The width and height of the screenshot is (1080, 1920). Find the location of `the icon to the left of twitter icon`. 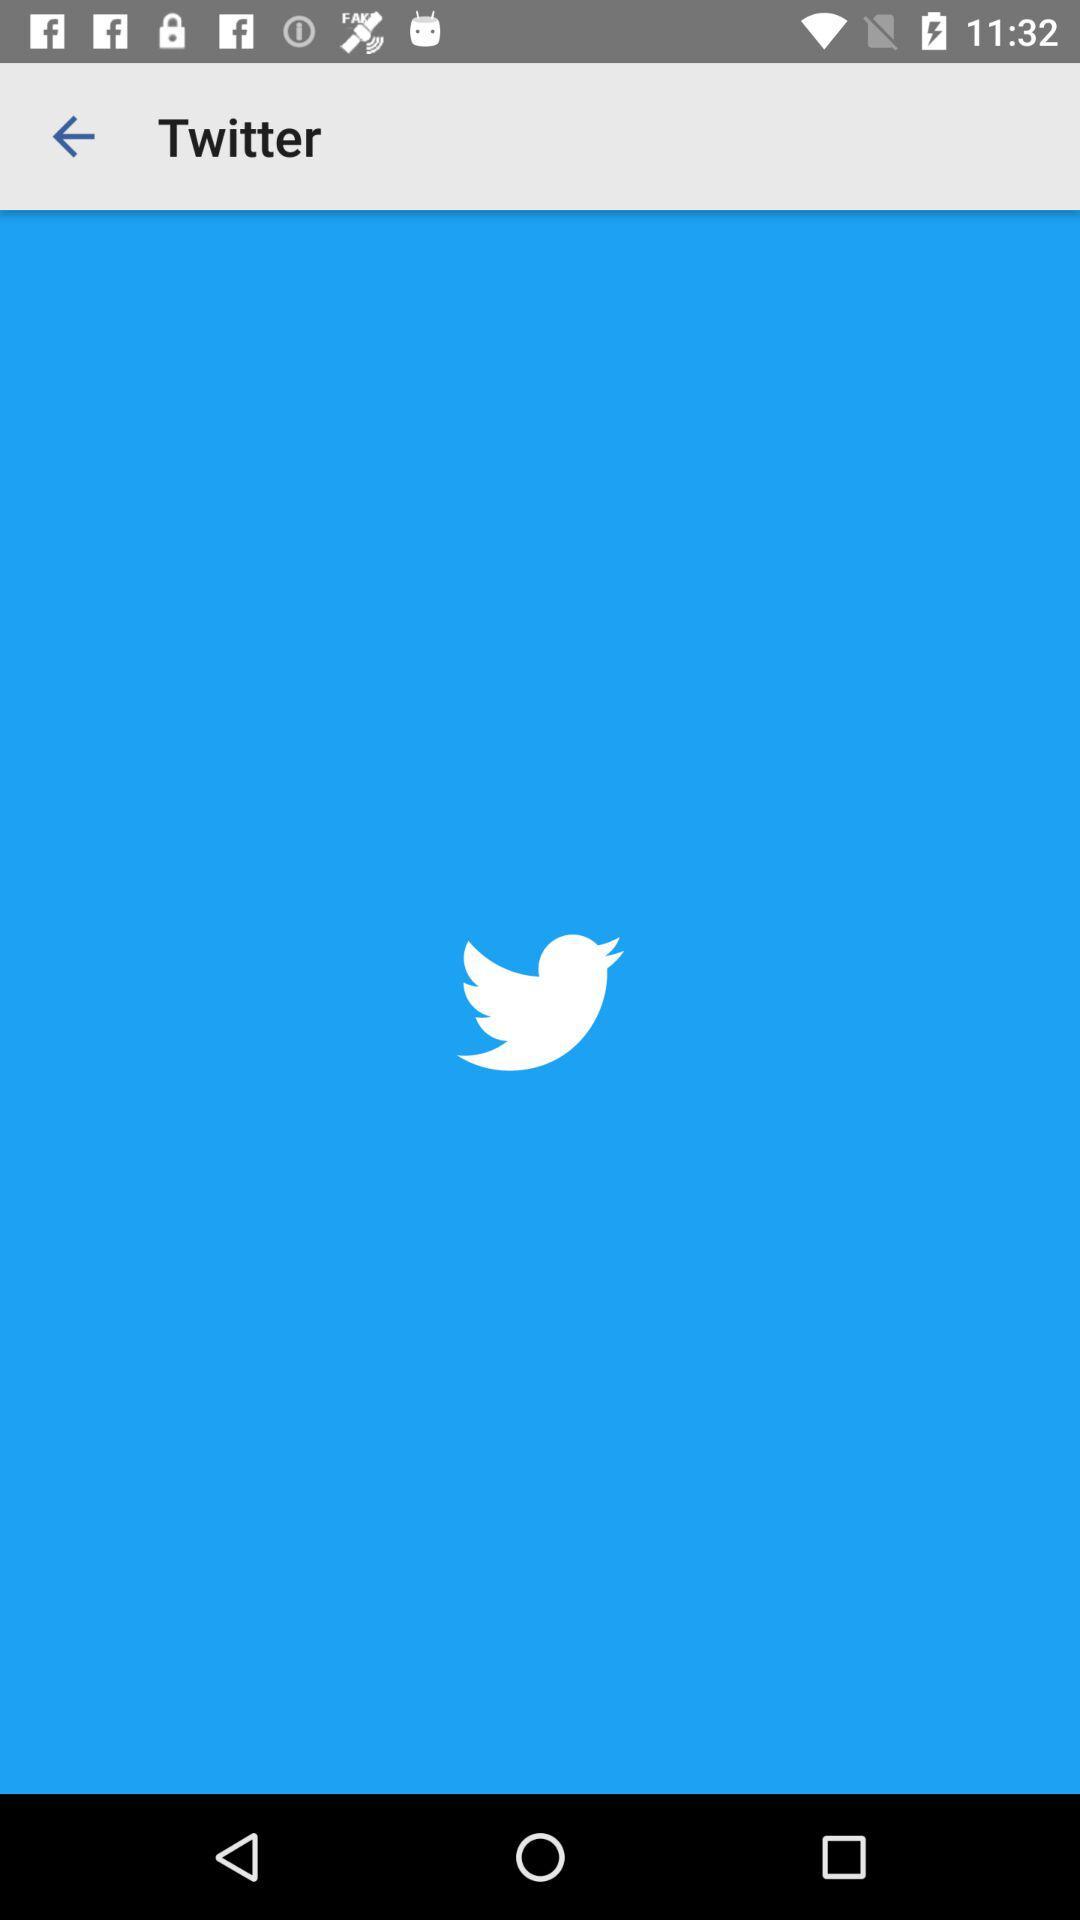

the icon to the left of twitter icon is located at coordinates (72, 135).